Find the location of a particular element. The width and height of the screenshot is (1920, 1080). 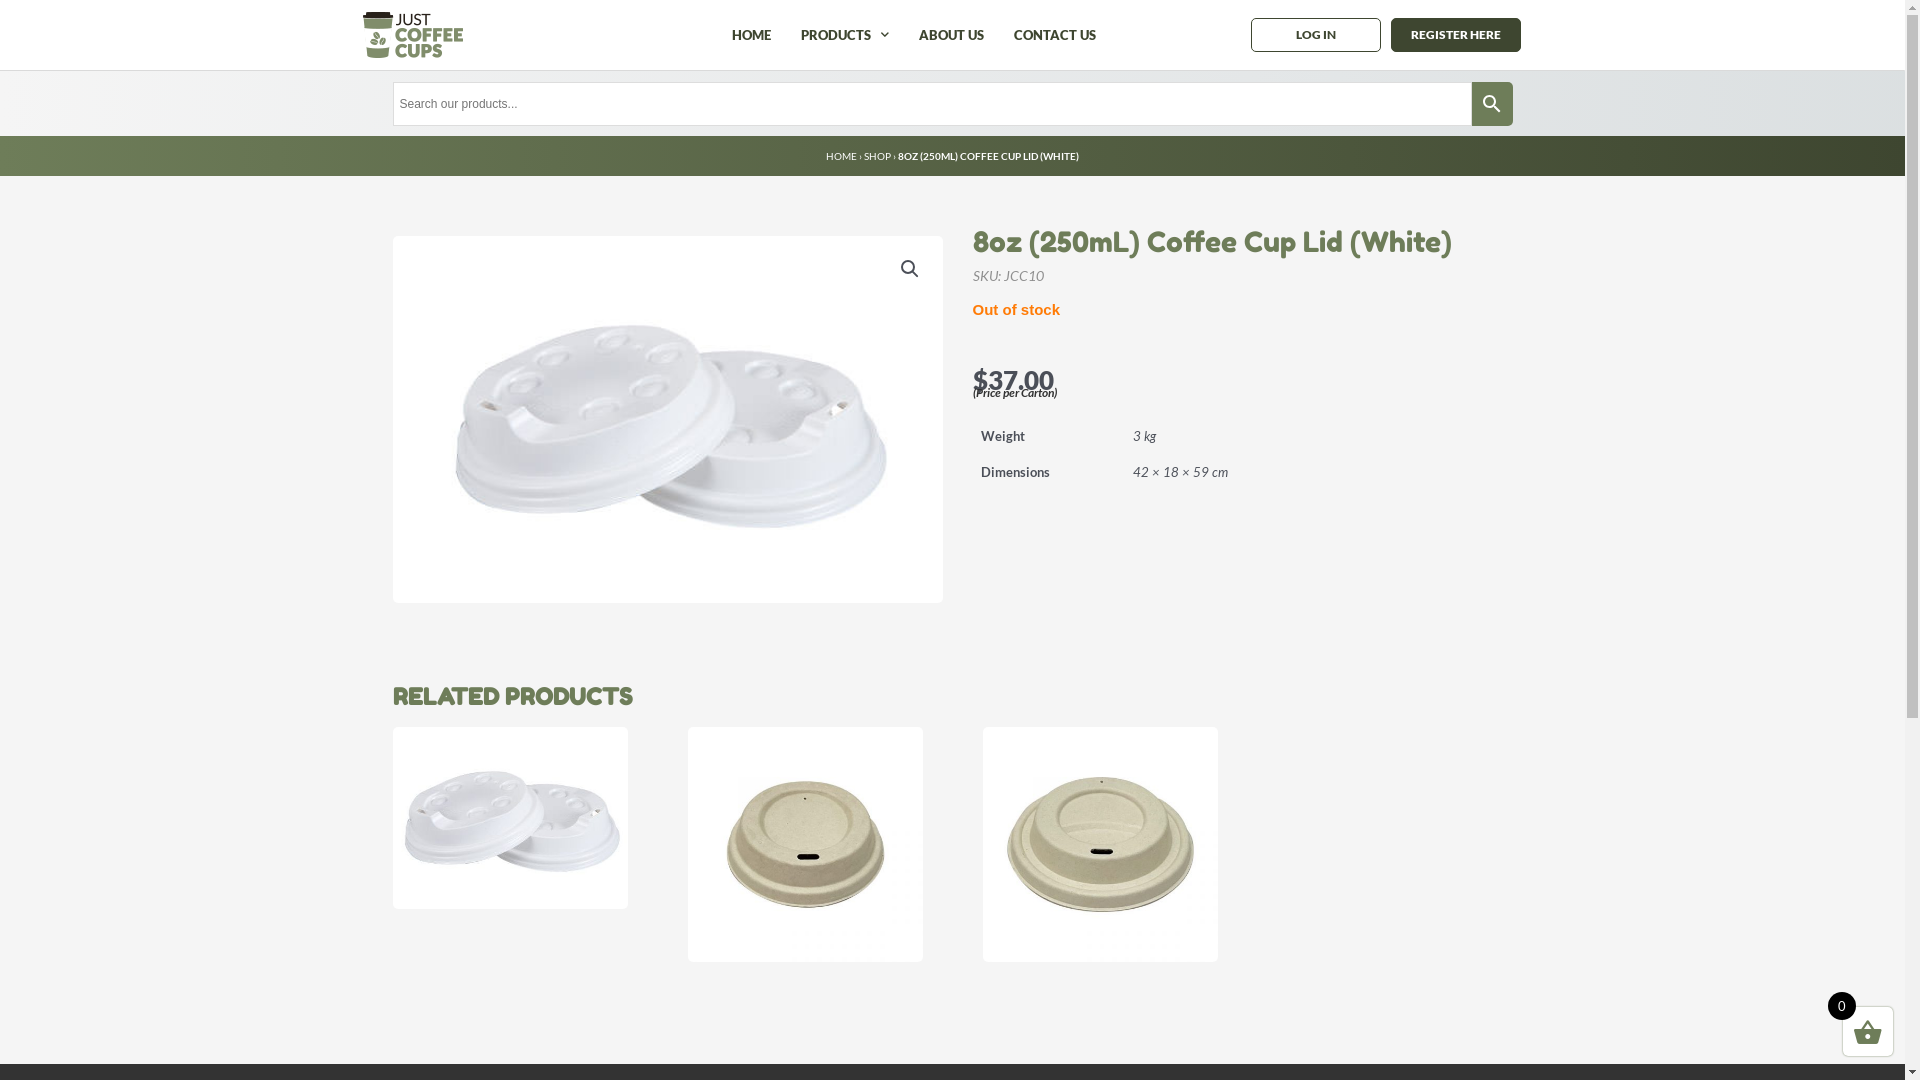

'PRODUCTS' is located at coordinates (844, 34).